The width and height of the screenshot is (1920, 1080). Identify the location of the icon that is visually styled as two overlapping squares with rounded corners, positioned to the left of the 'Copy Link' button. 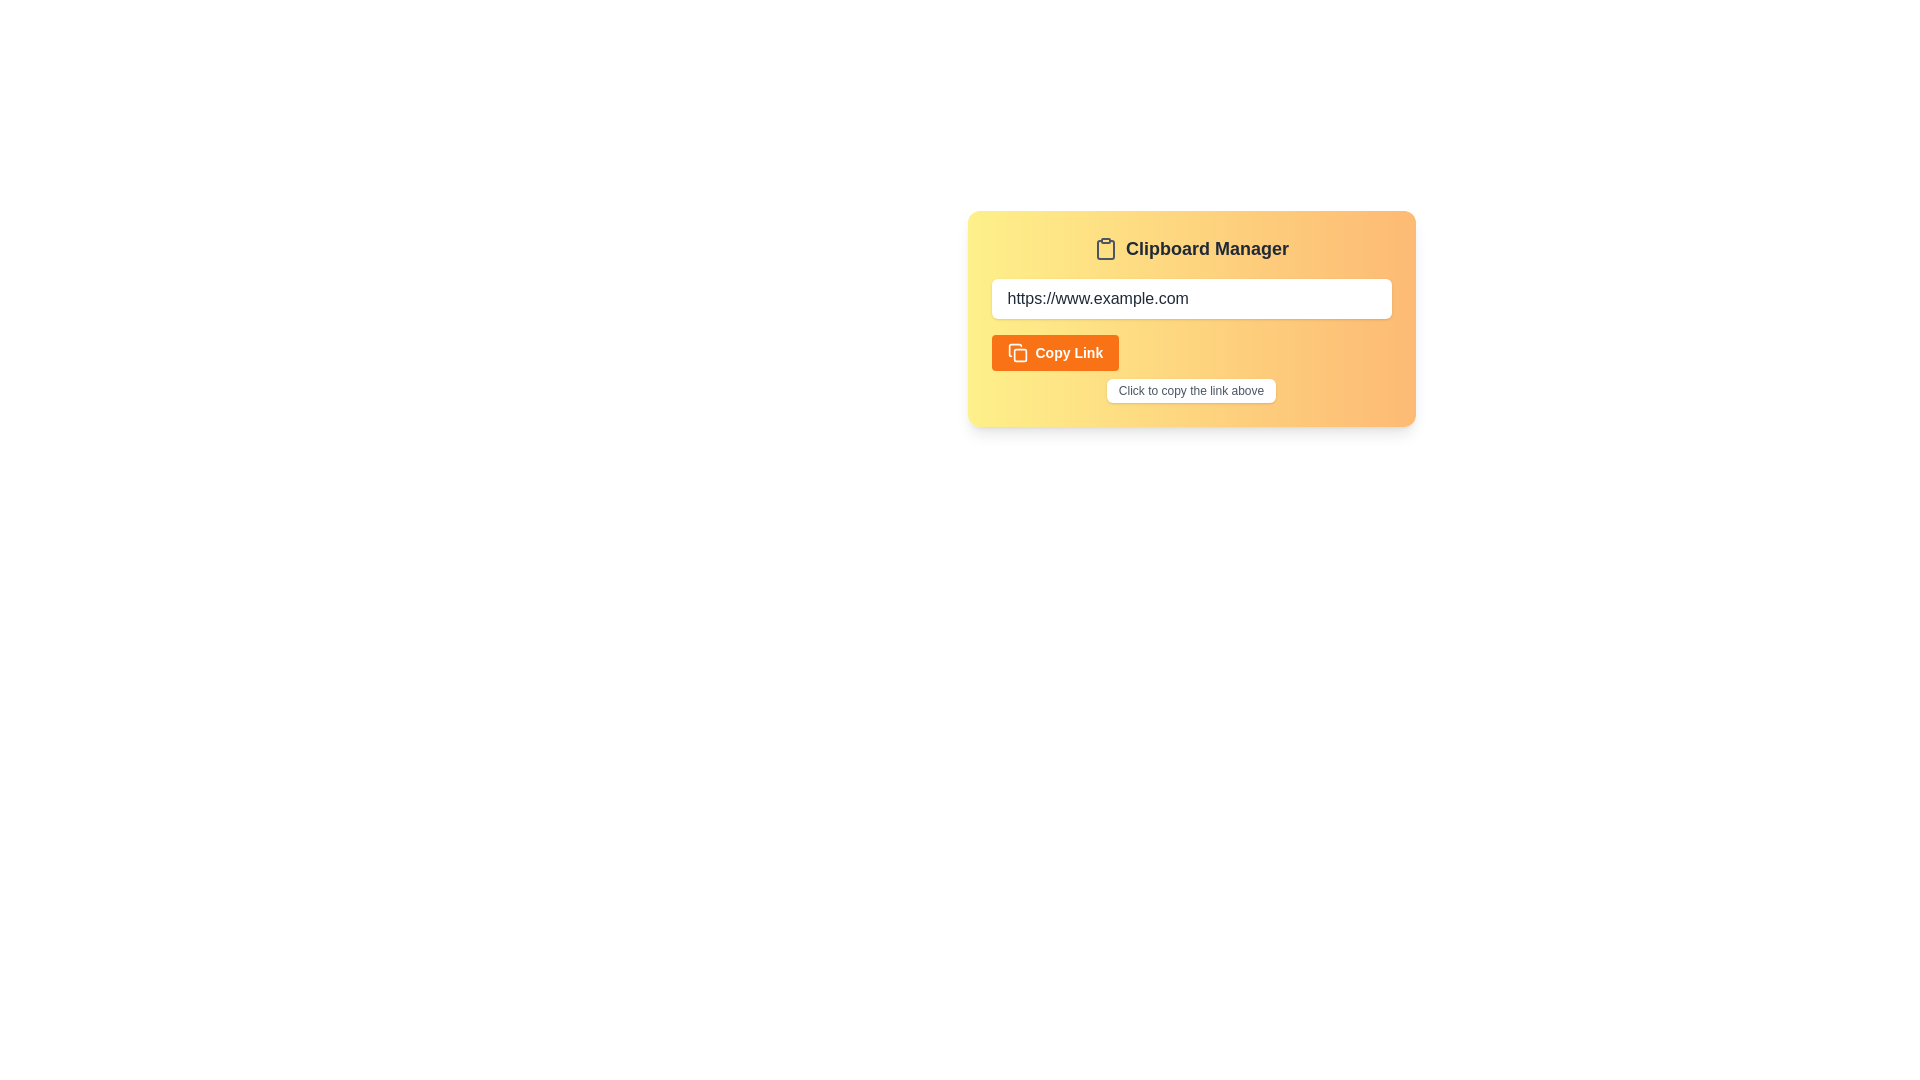
(1017, 352).